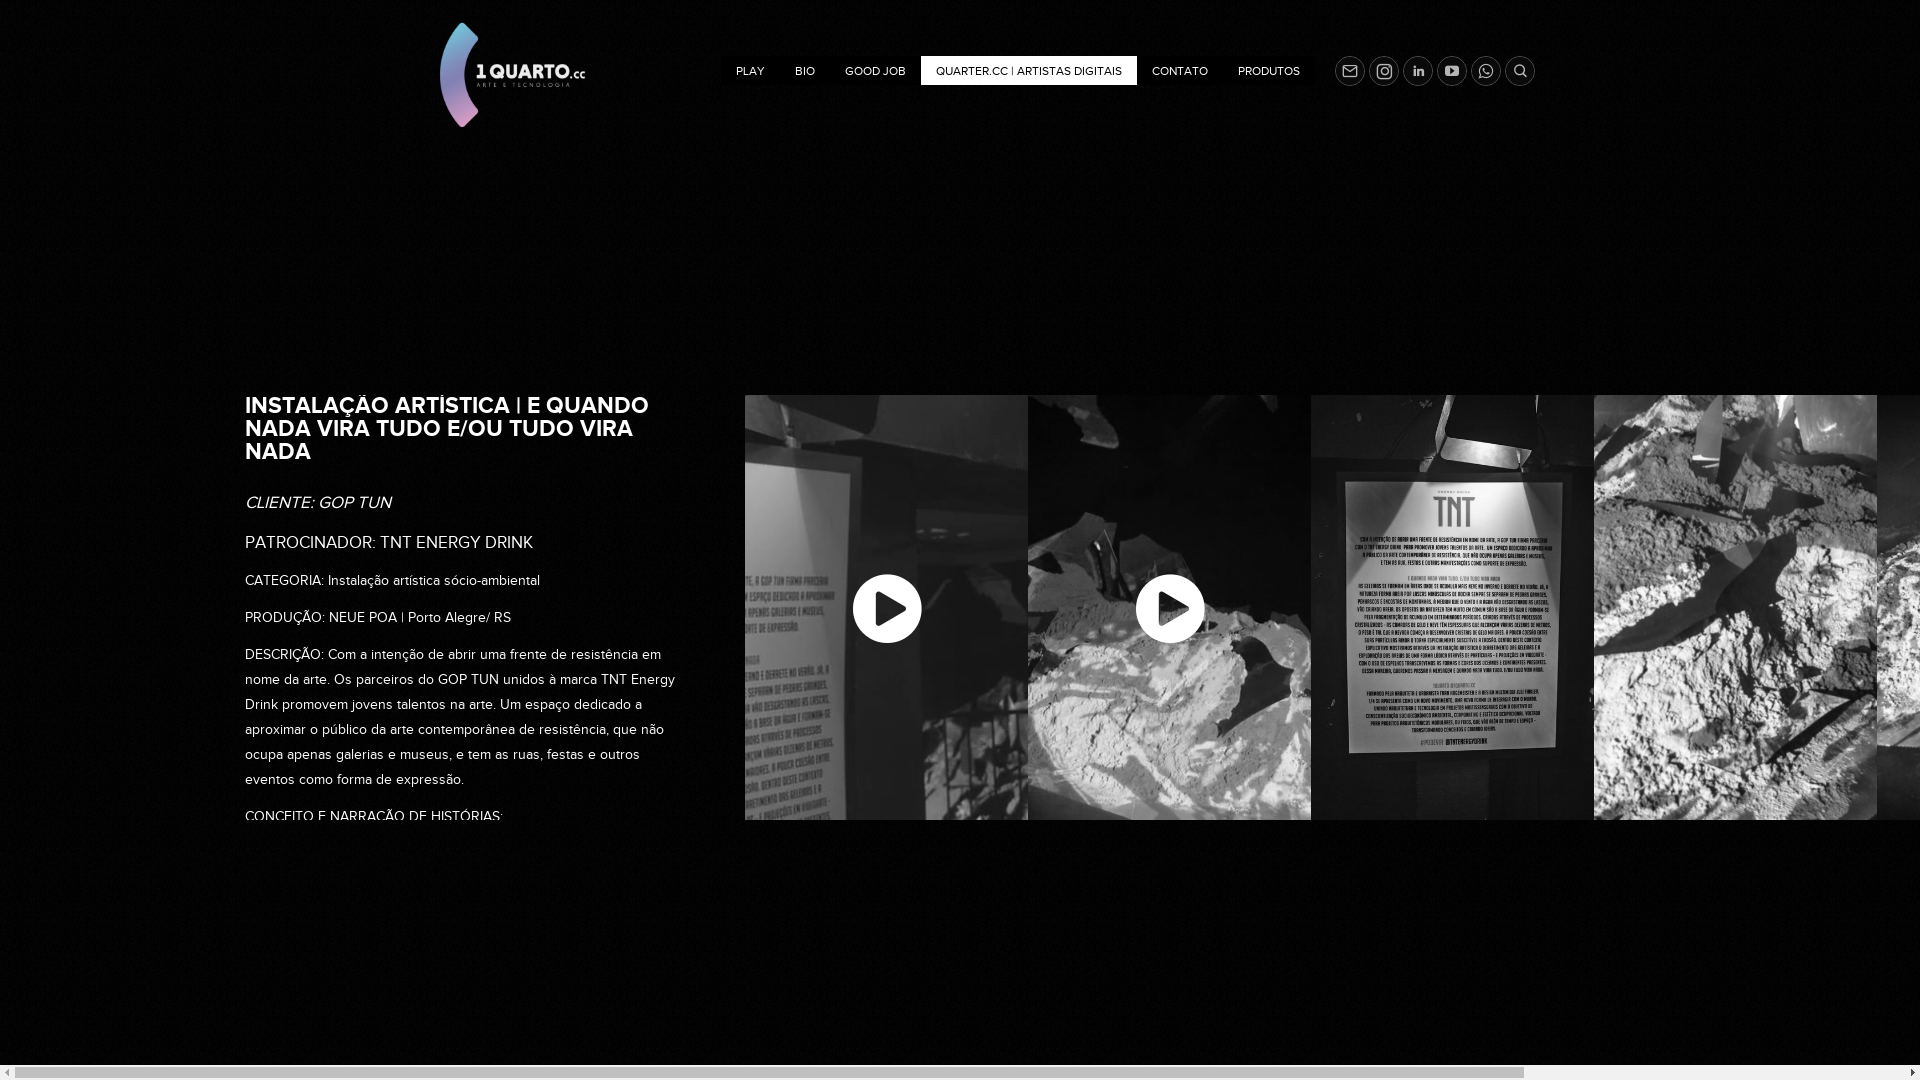 The height and width of the screenshot is (1080, 1920). I want to click on 'PLAY', so click(749, 69).